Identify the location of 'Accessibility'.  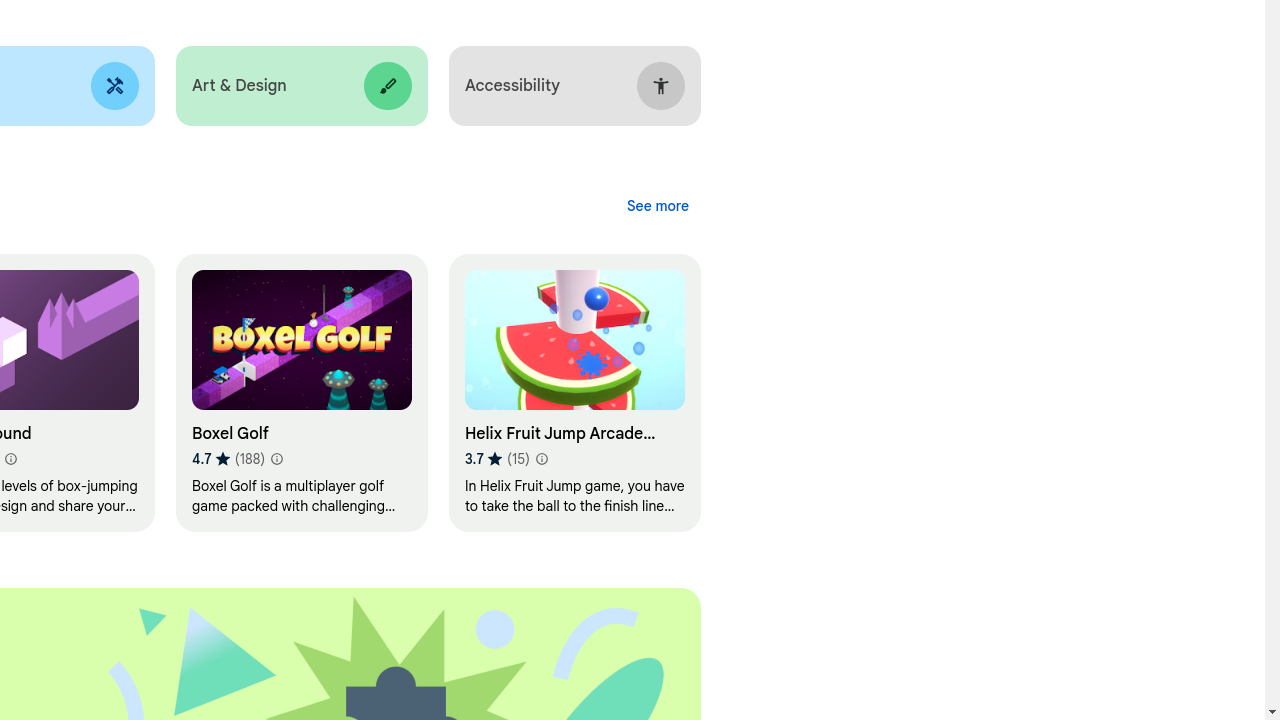
(573, 85).